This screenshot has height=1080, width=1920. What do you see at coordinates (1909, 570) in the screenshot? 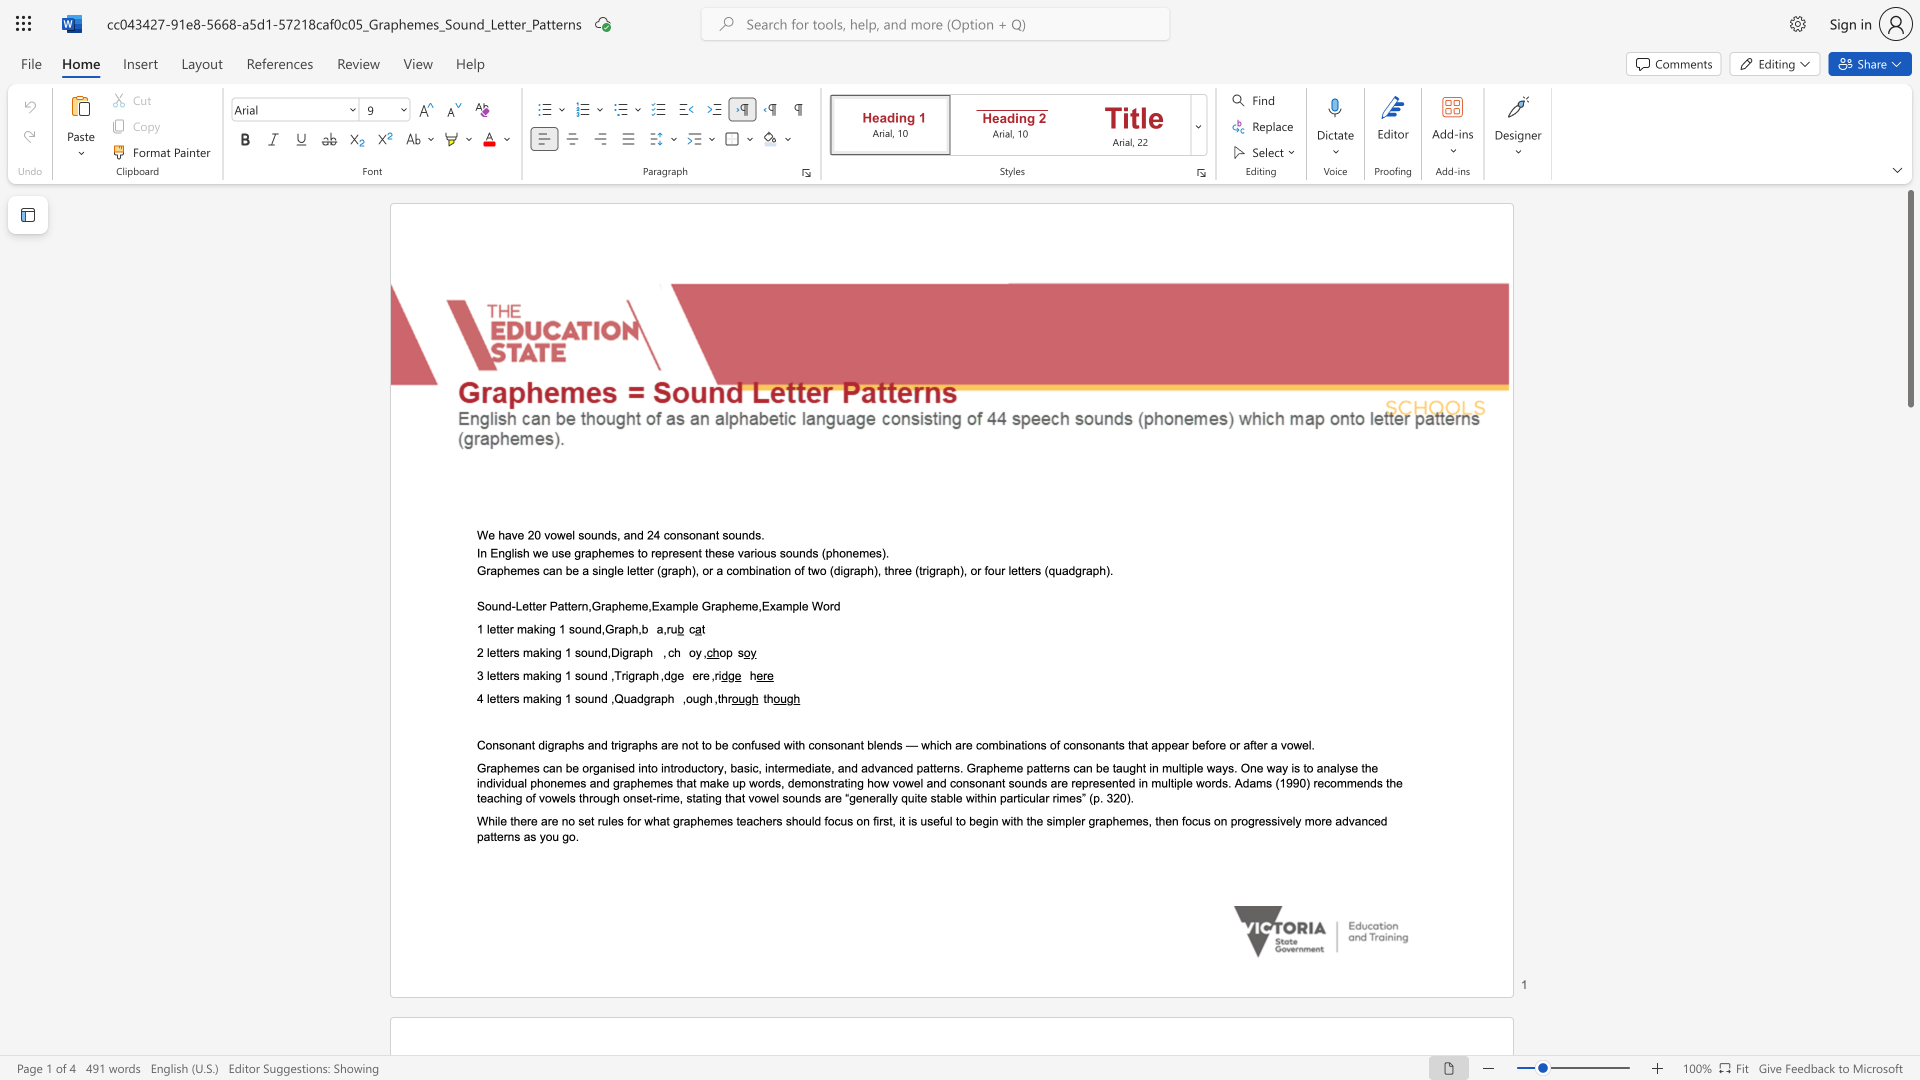
I see `the scrollbar on the right side to scroll the page down` at bounding box center [1909, 570].